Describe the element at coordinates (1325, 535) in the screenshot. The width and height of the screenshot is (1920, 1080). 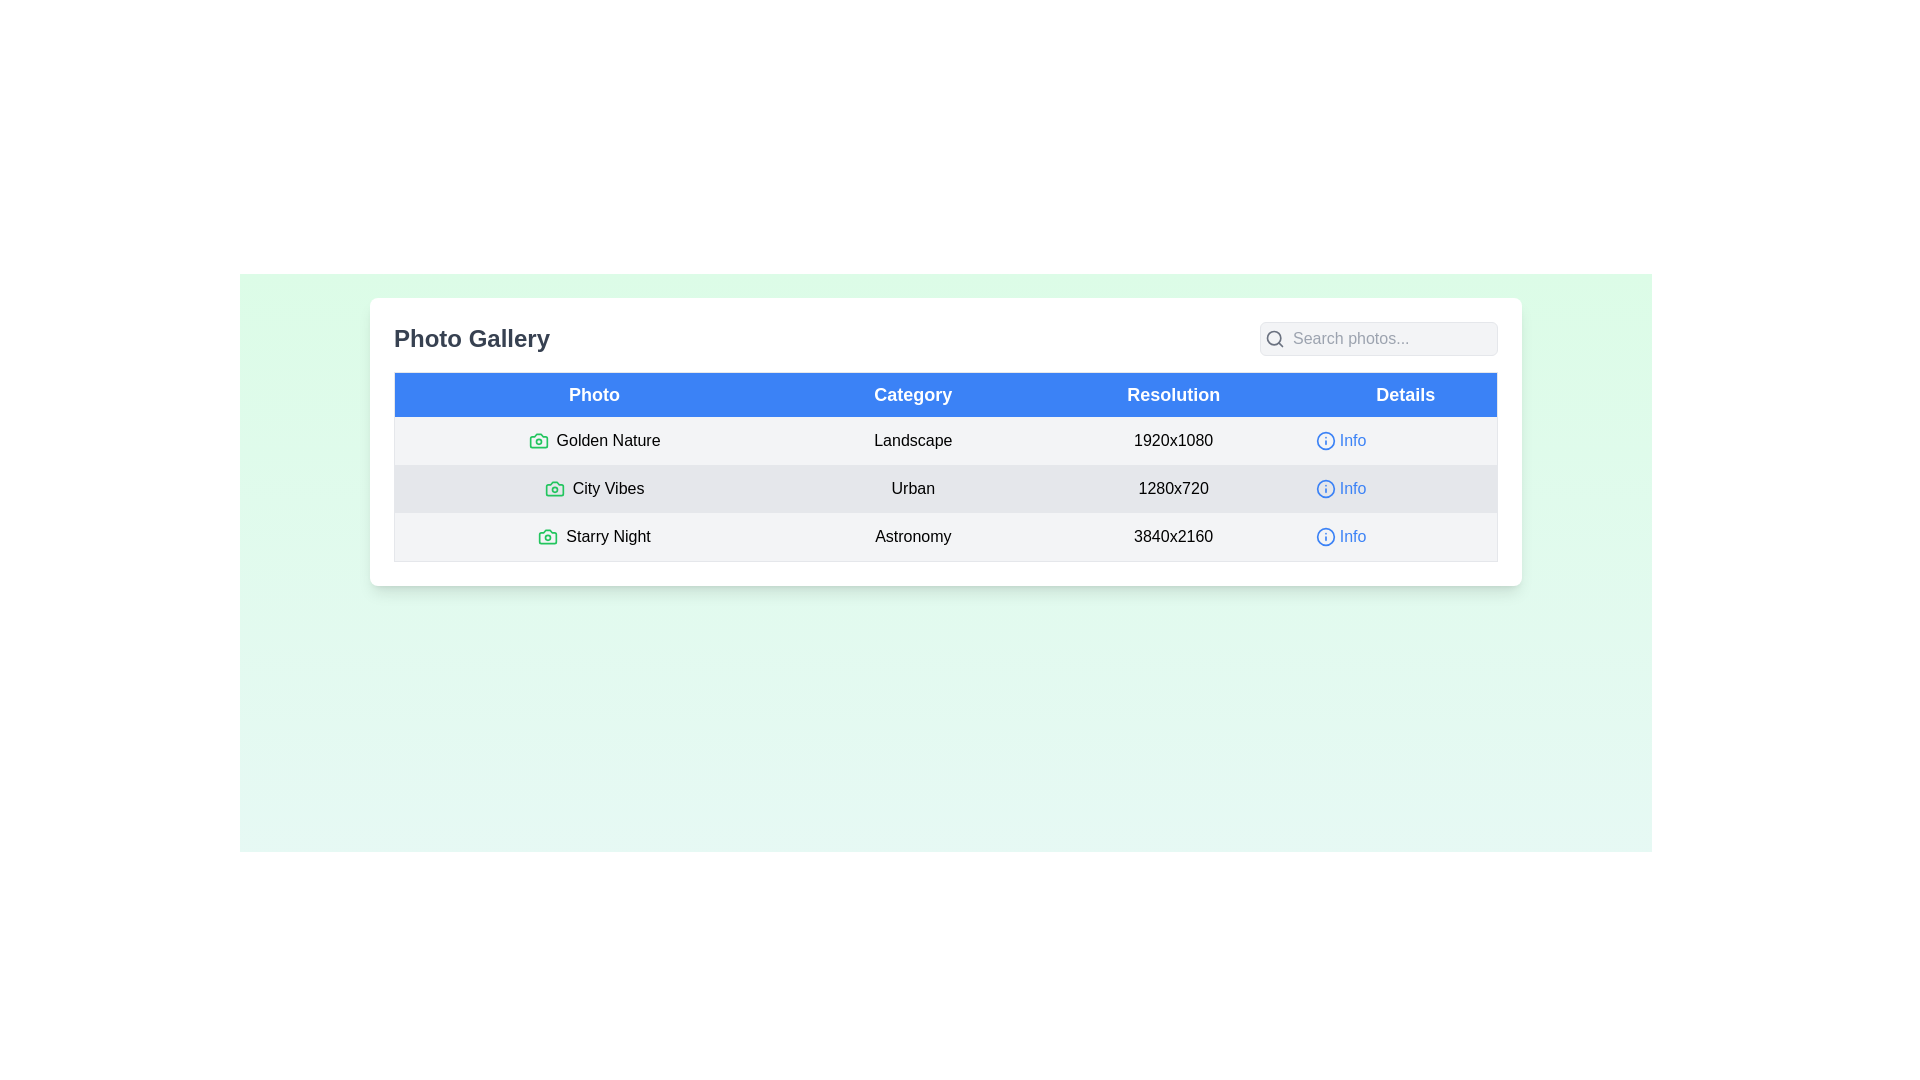
I see `the 'information' indicator icon located in the last row of the Details column, aligned with the 'Starry Night' entry` at that location.